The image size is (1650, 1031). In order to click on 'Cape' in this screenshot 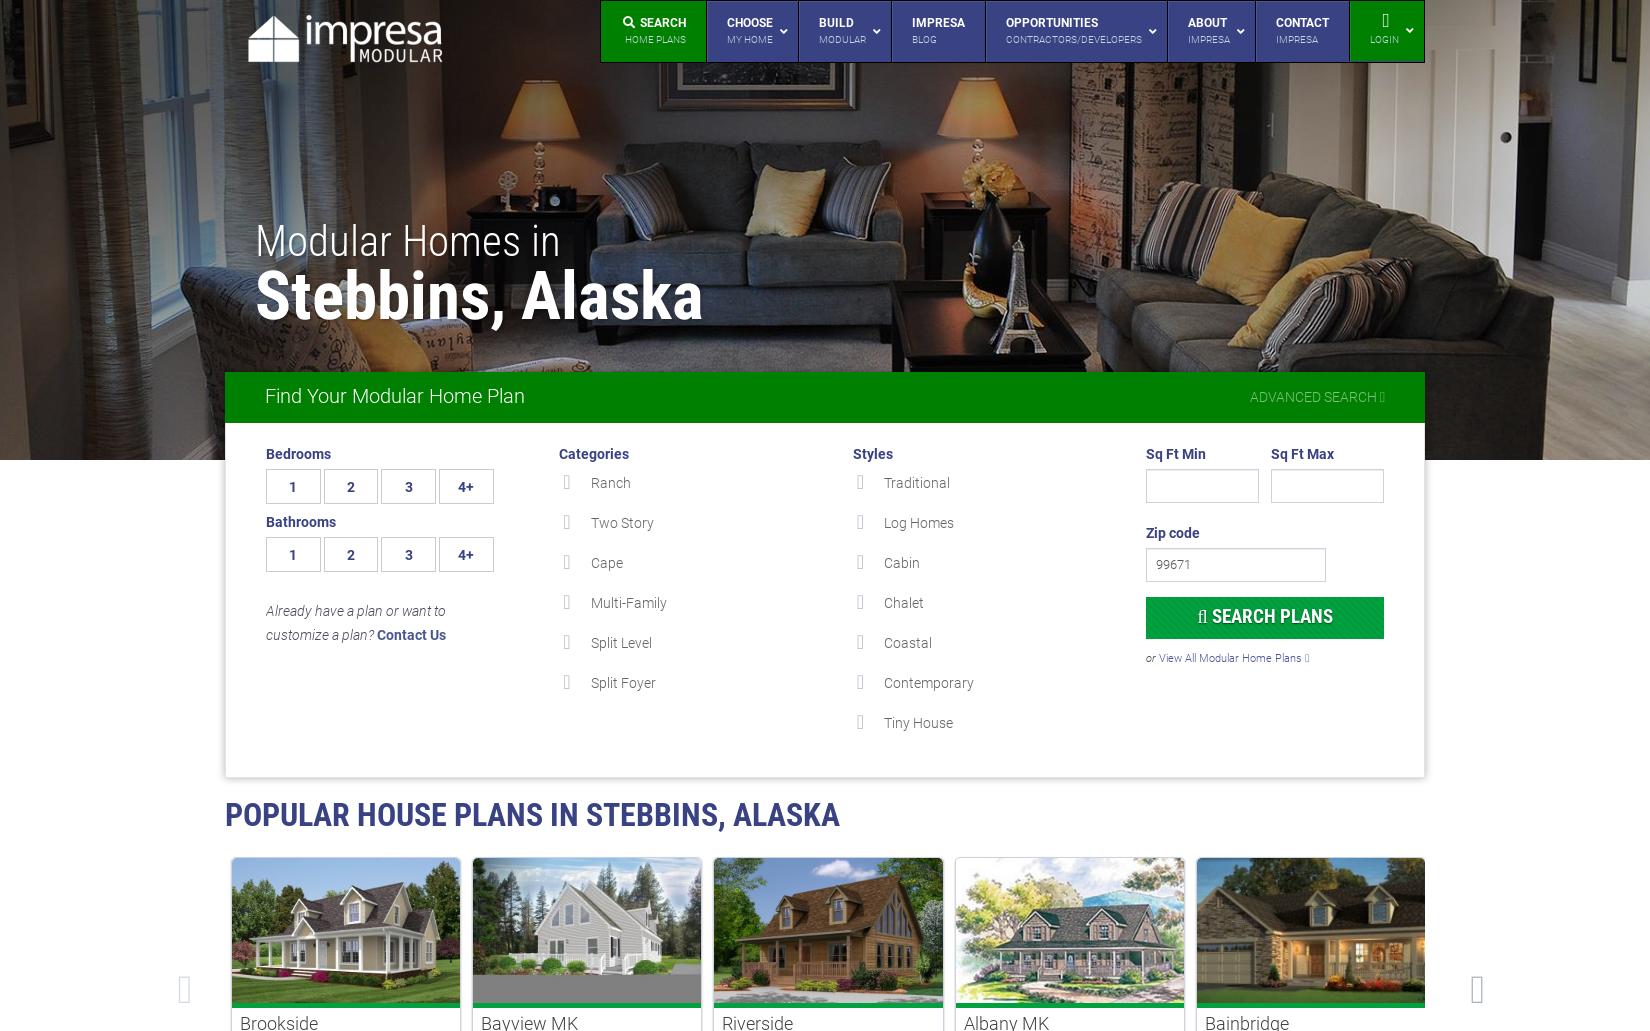, I will do `click(605, 562)`.